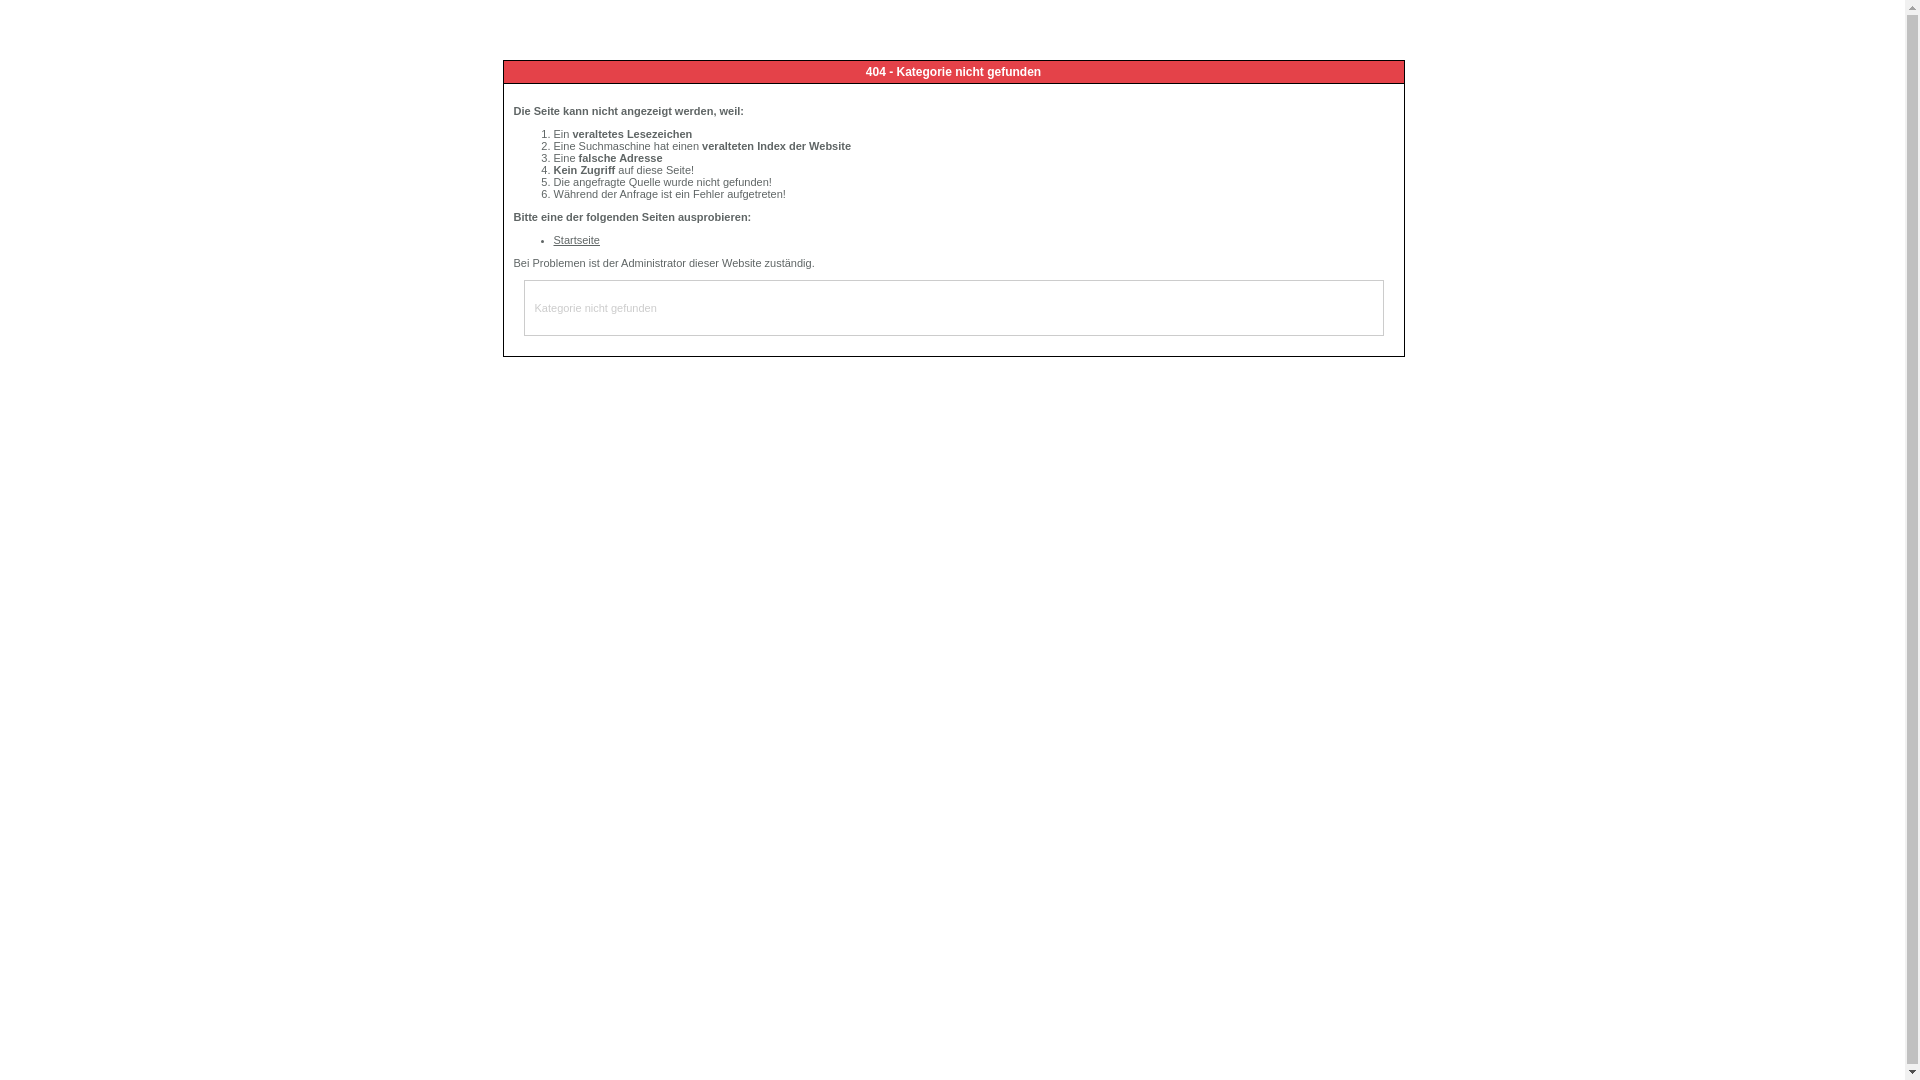 The image size is (1920, 1080). I want to click on 'Startseite', so click(575, 238).